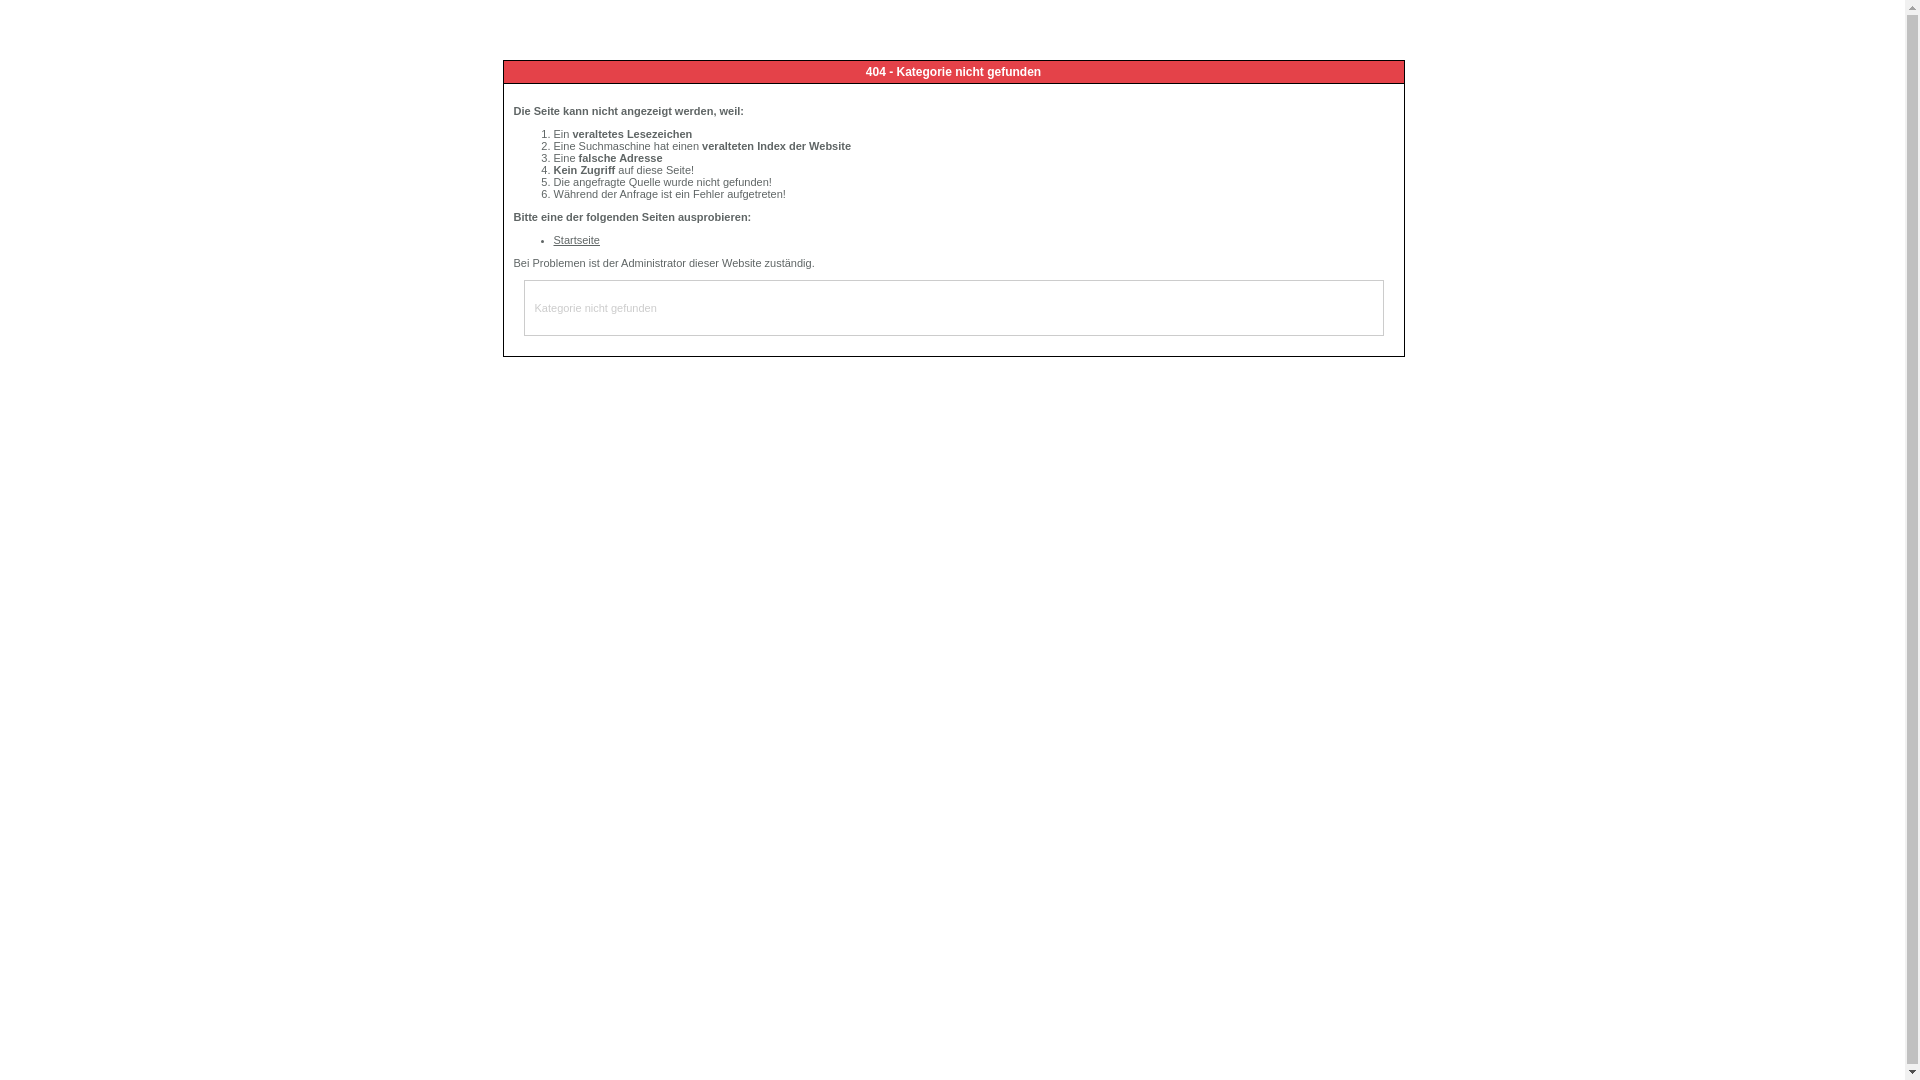 The image size is (1920, 1080). I want to click on 'Startseite', so click(575, 238).